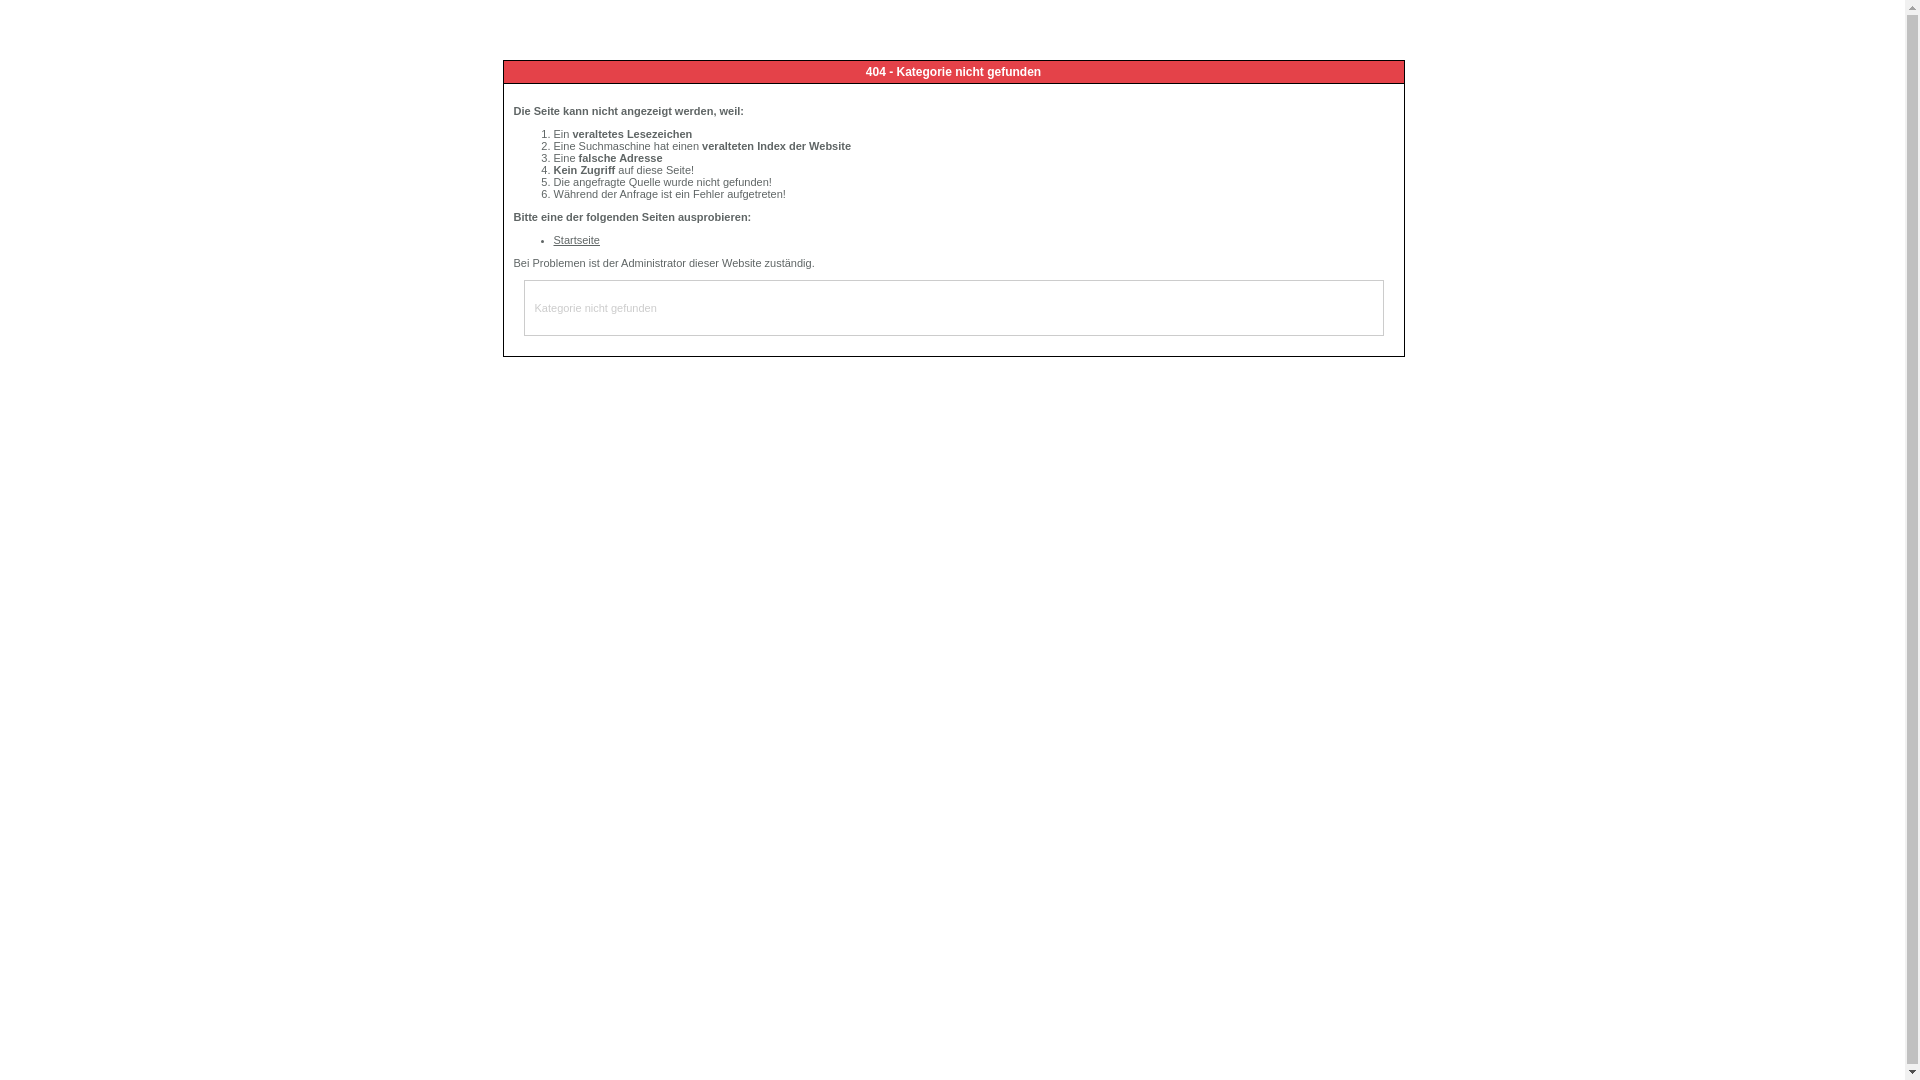 The image size is (1920, 1080). I want to click on 'Startseite', so click(575, 238).